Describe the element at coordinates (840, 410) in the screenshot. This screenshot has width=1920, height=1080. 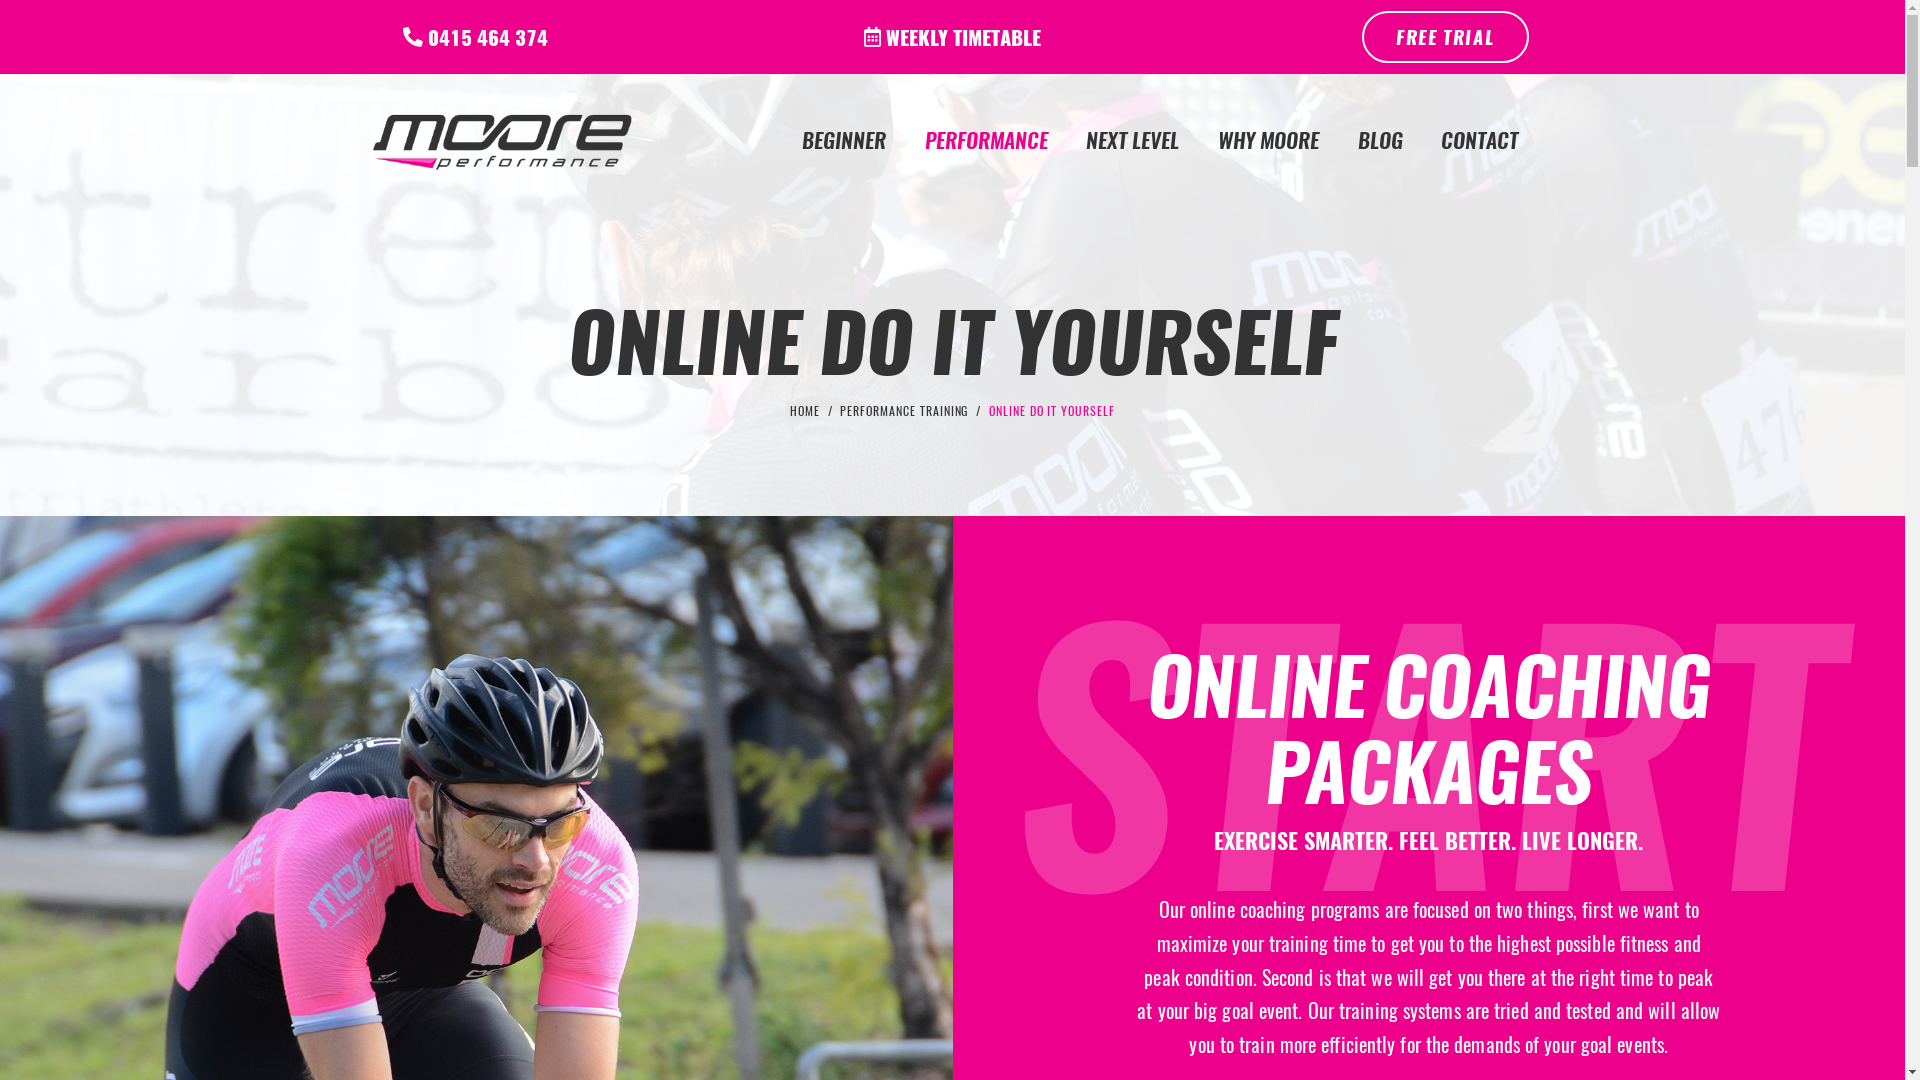
I see `'PERFORMANCE TRAINING'` at that location.